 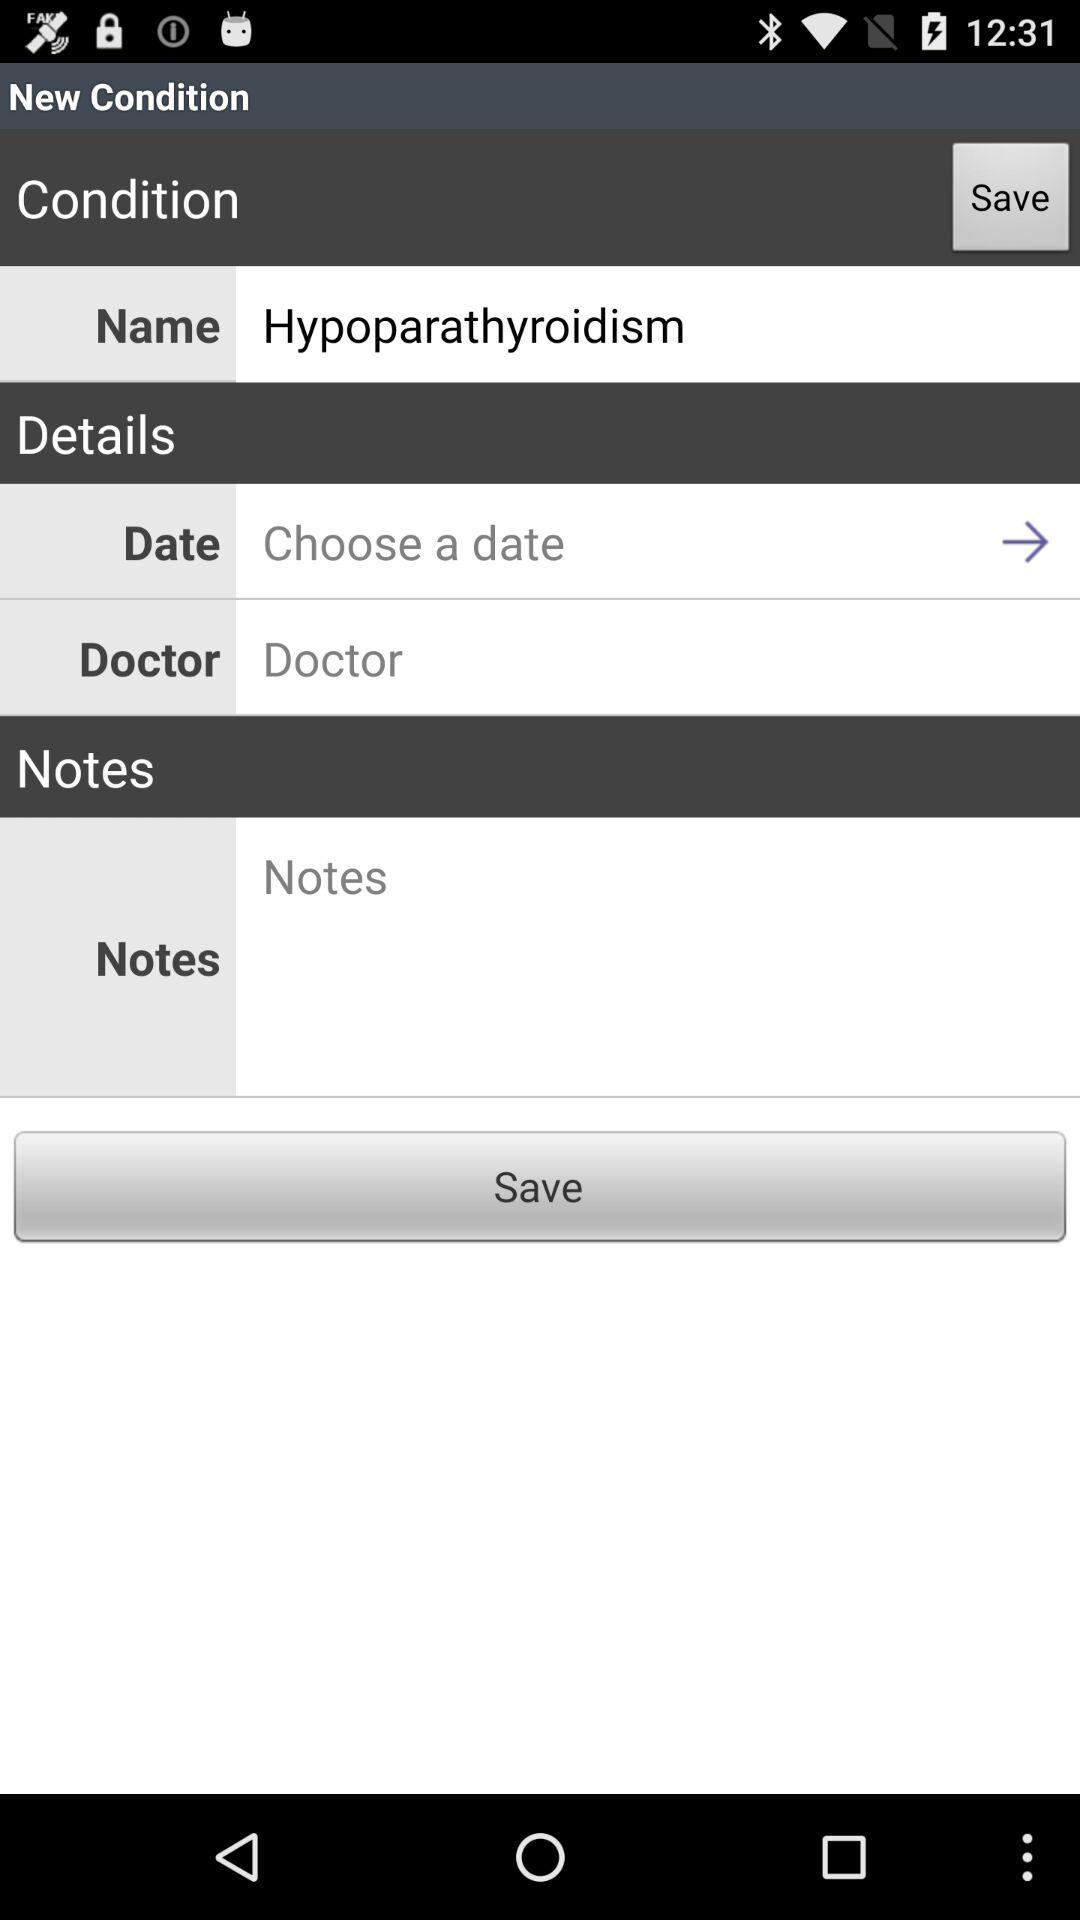 I want to click on date entry field, so click(x=658, y=541).